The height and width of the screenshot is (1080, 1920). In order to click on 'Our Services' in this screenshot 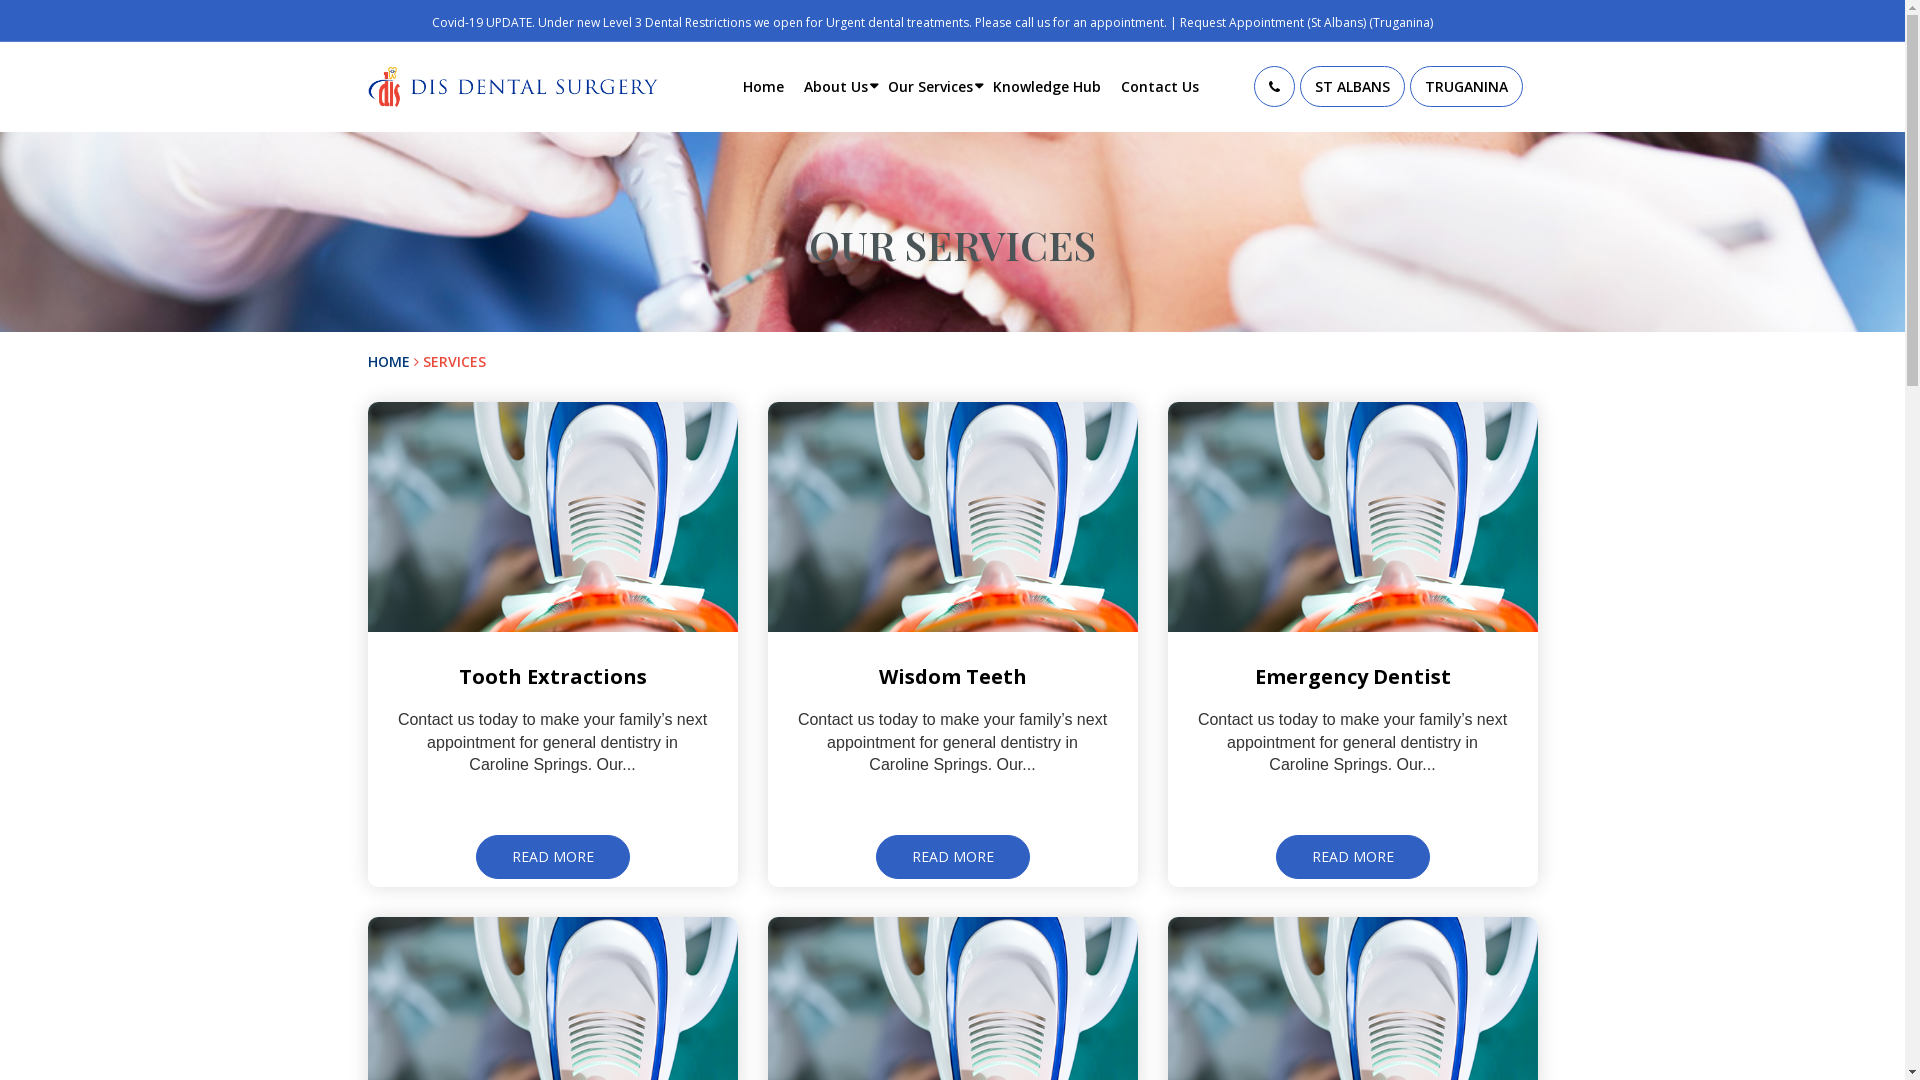, I will do `click(929, 85)`.